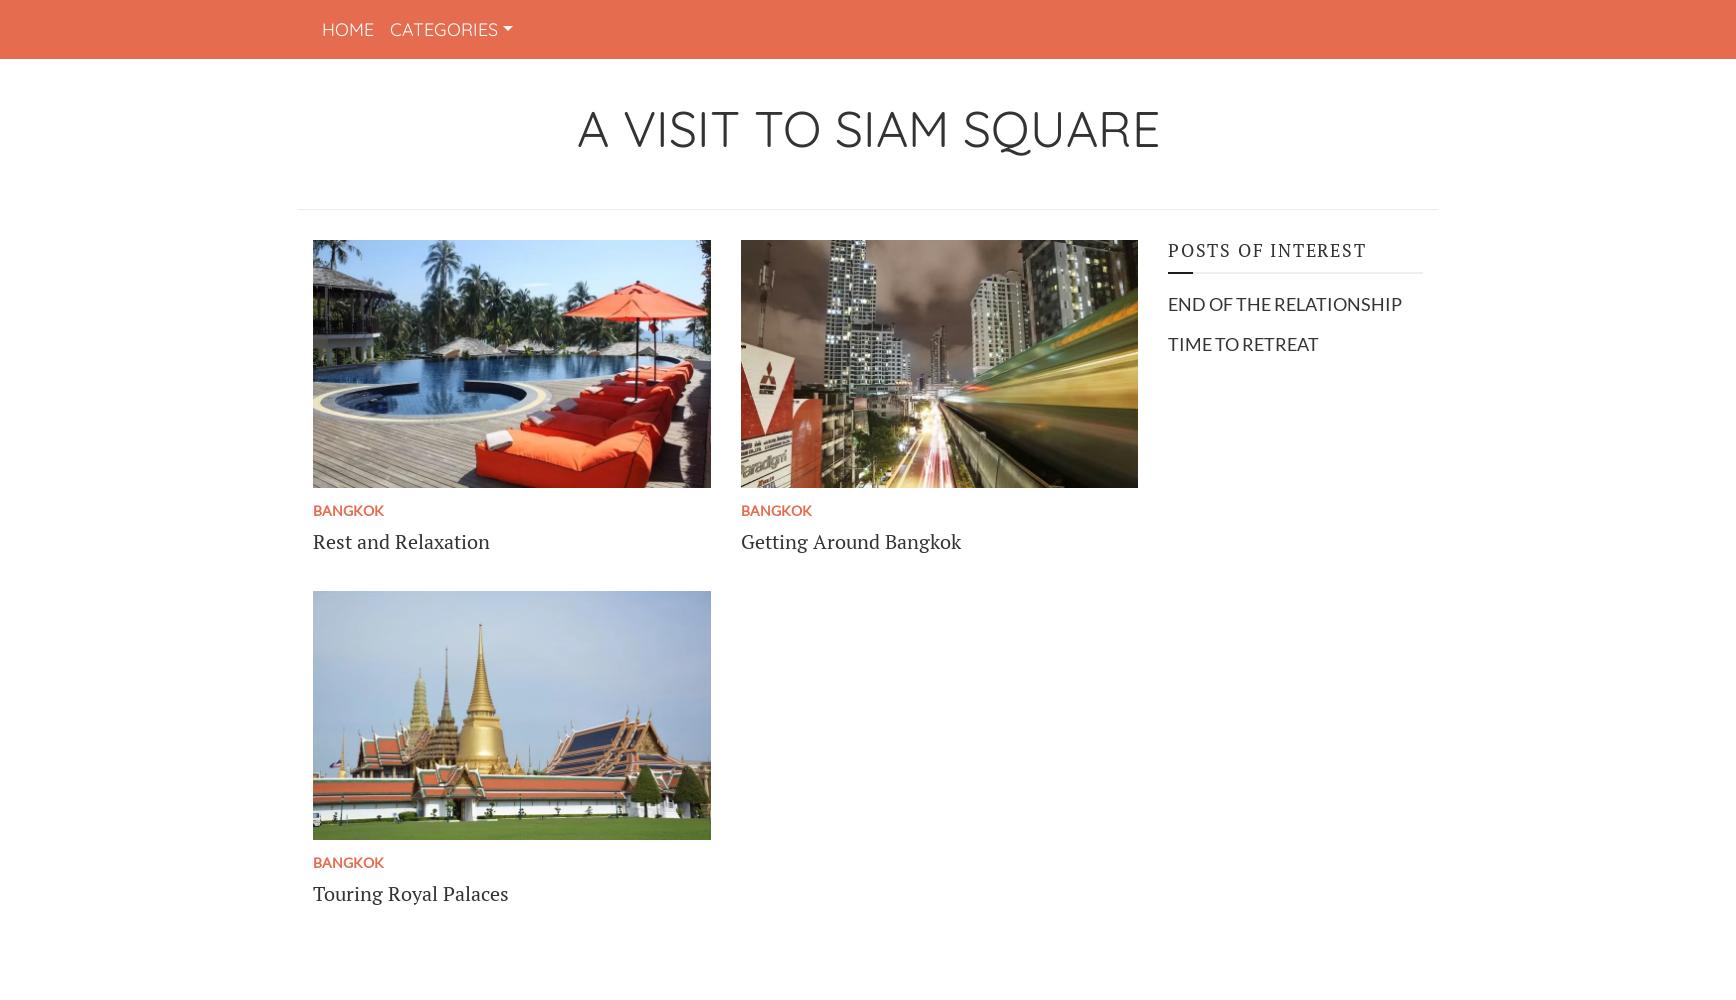  What do you see at coordinates (849, 541) in the screenshot?
I see `'Getting Around Bangkok'` at bounding box center [849, 541].